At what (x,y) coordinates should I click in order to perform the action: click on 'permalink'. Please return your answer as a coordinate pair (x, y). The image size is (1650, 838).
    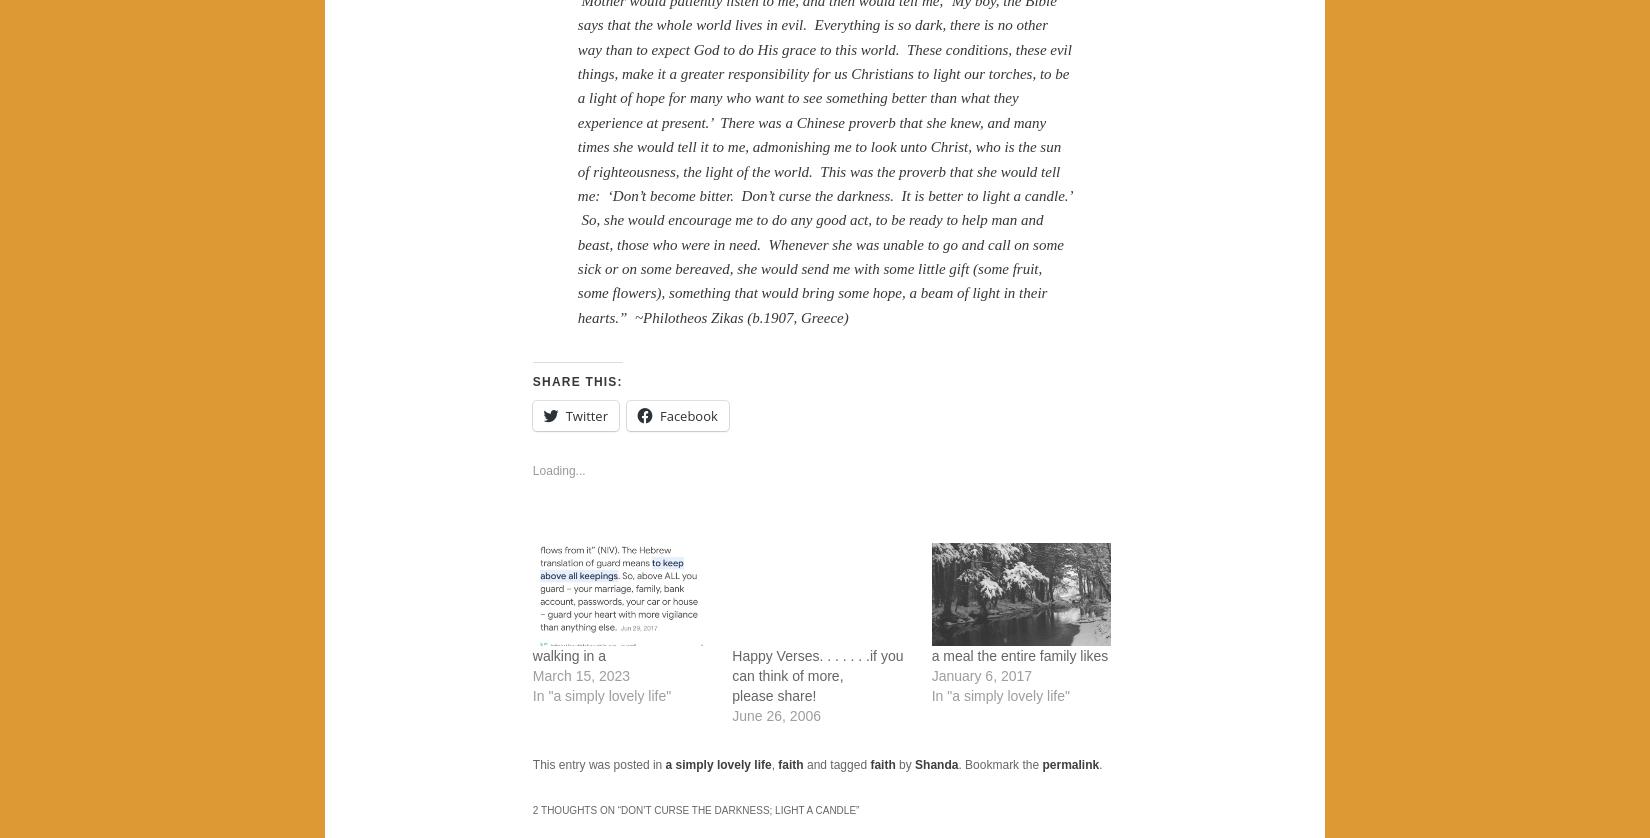
    Looking at the image, I should click on (1041, 763).